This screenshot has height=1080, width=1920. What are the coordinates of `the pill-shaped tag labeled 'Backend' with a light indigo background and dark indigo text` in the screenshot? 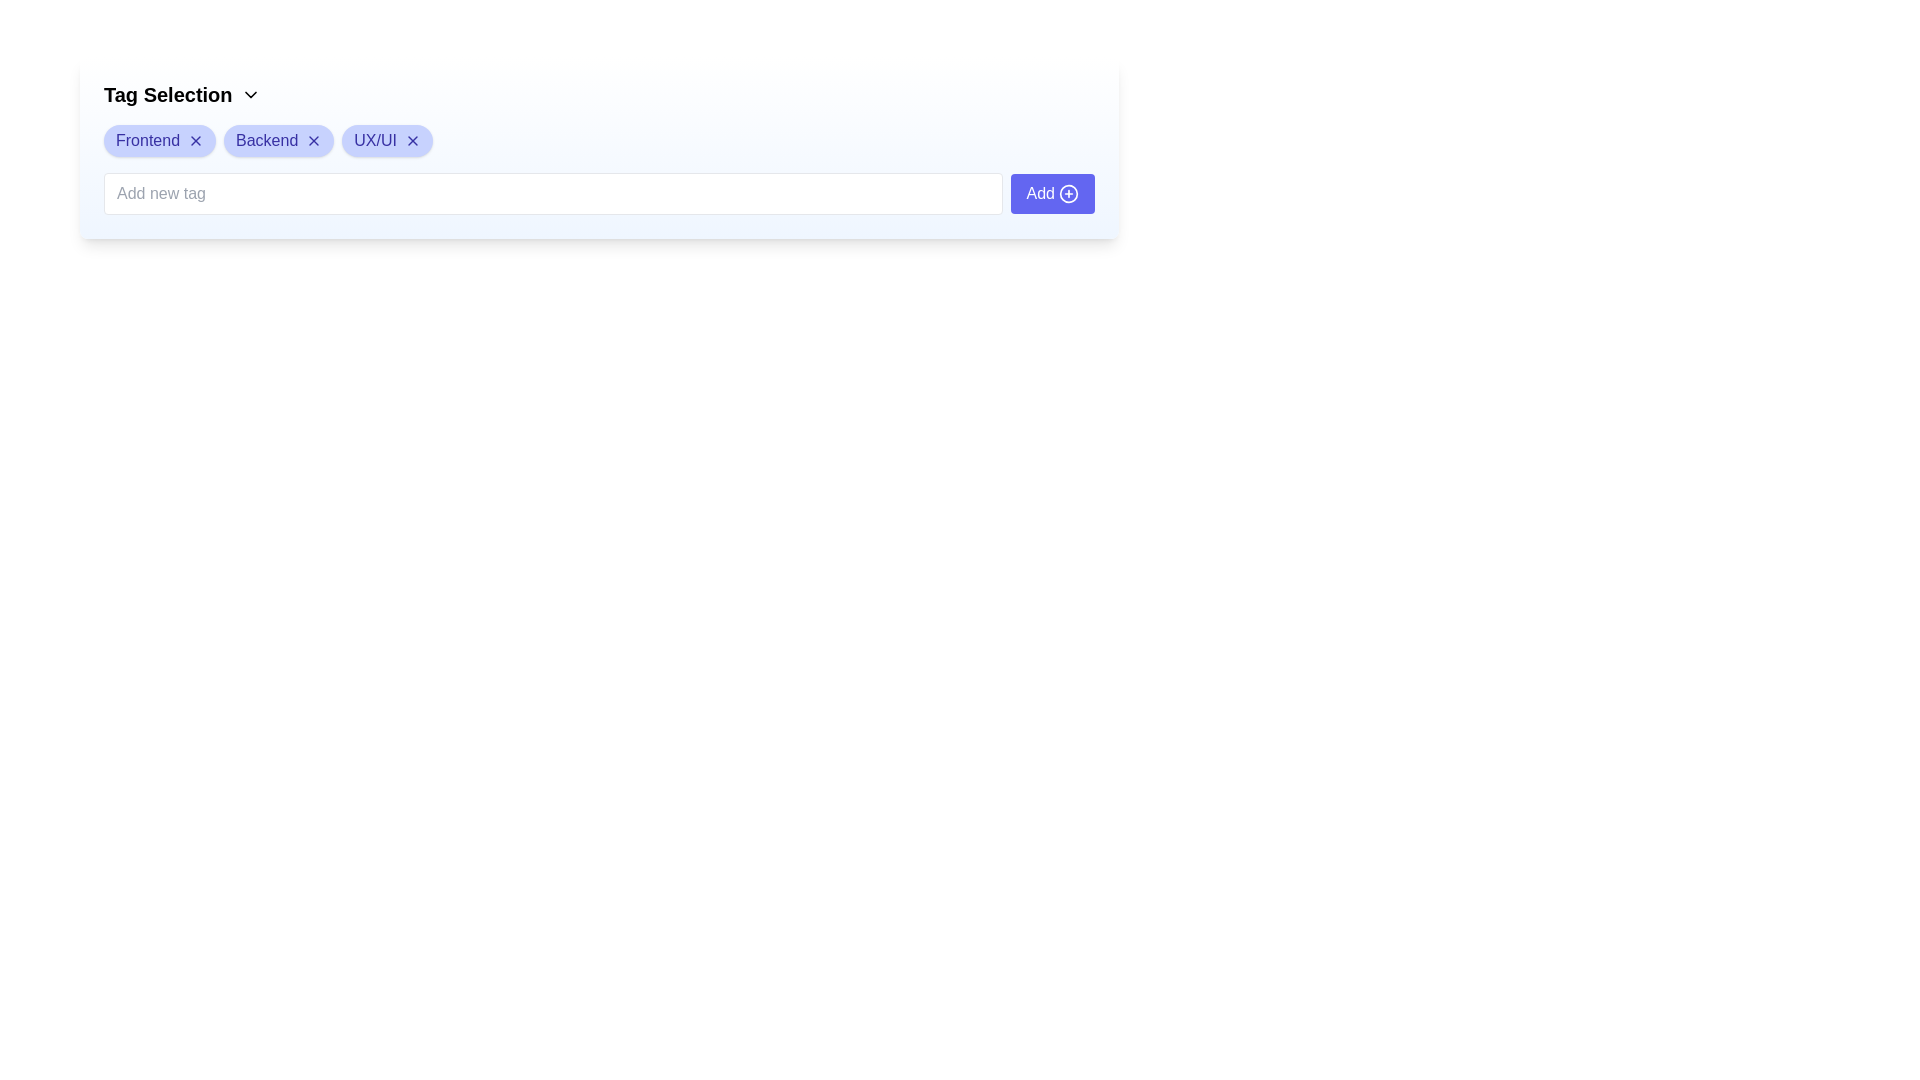 It's located at (278, 140).